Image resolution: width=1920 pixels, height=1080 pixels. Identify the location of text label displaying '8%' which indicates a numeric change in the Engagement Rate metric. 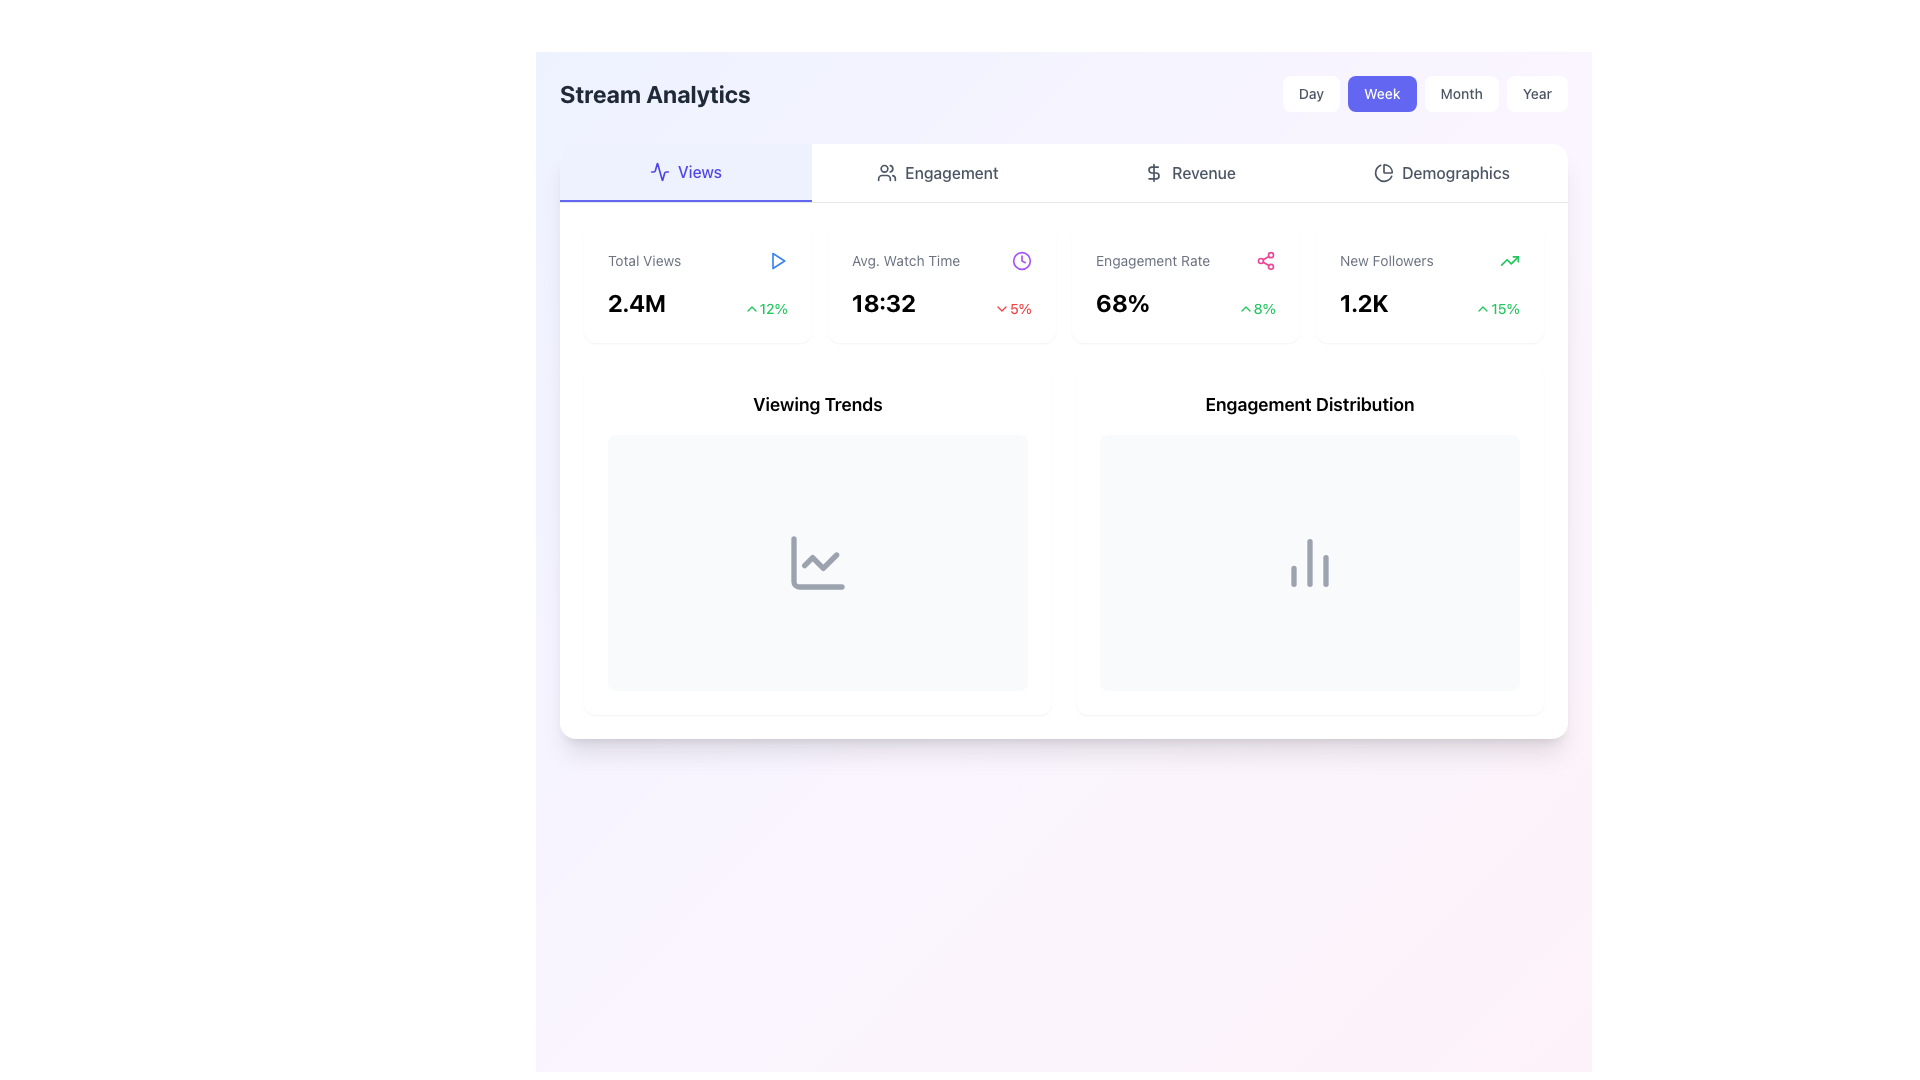
(1263, 308).